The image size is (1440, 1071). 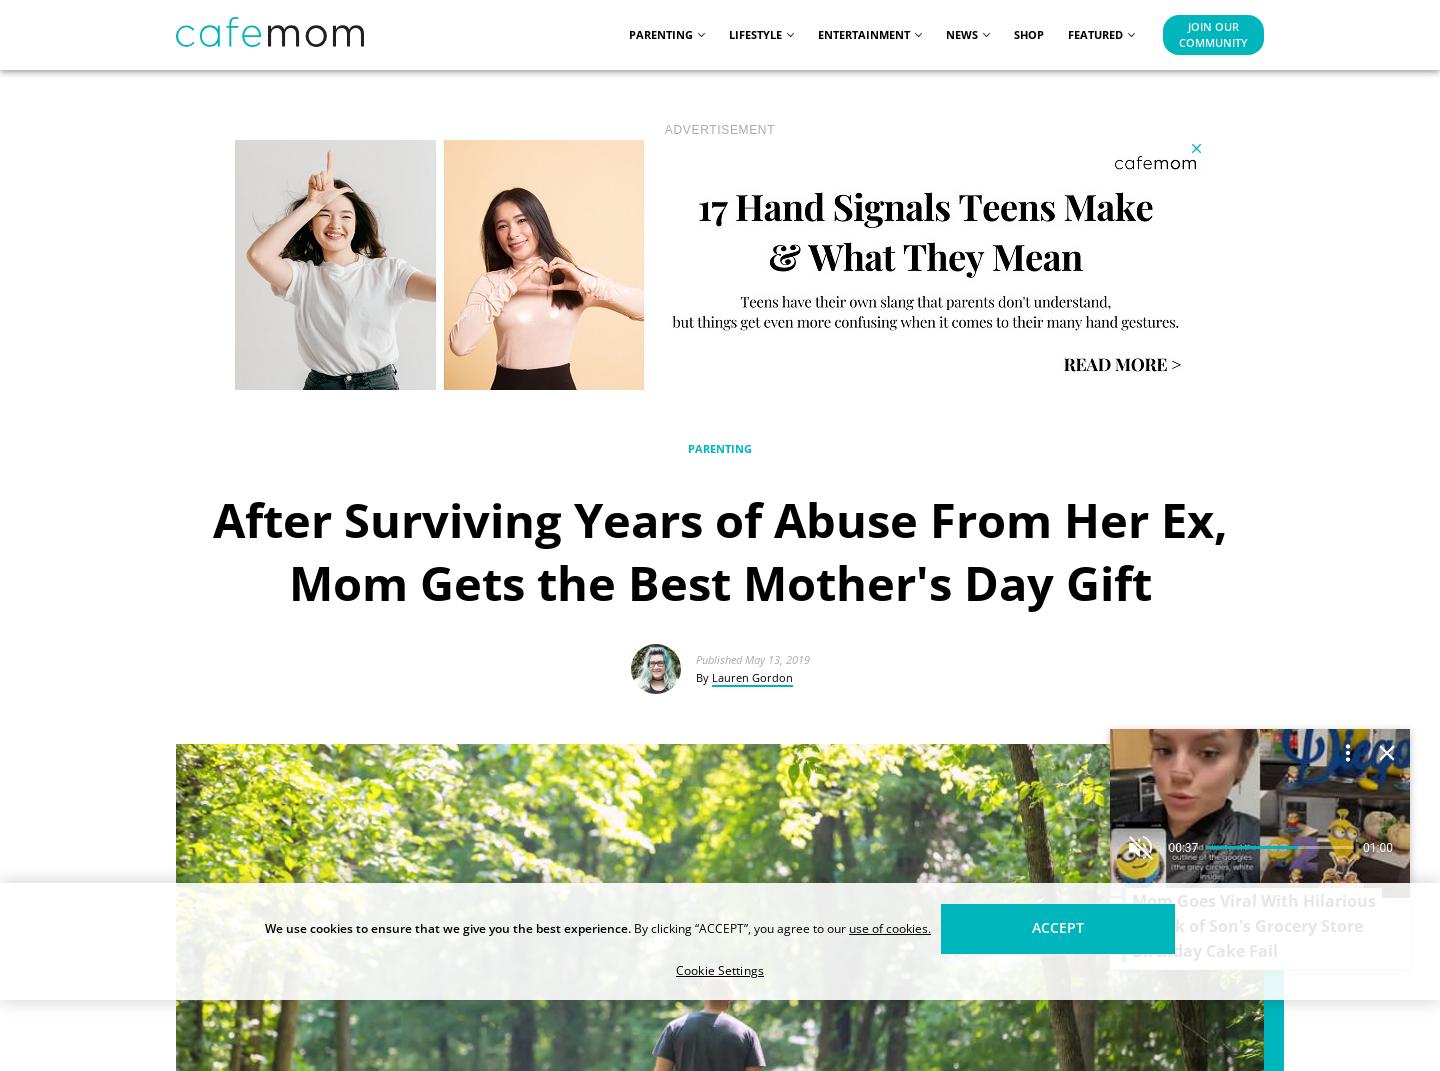 What do you see at coordinates (863, 32) in the screenshot?
I see `'Entertainment'` at bounding box center [863, 32].